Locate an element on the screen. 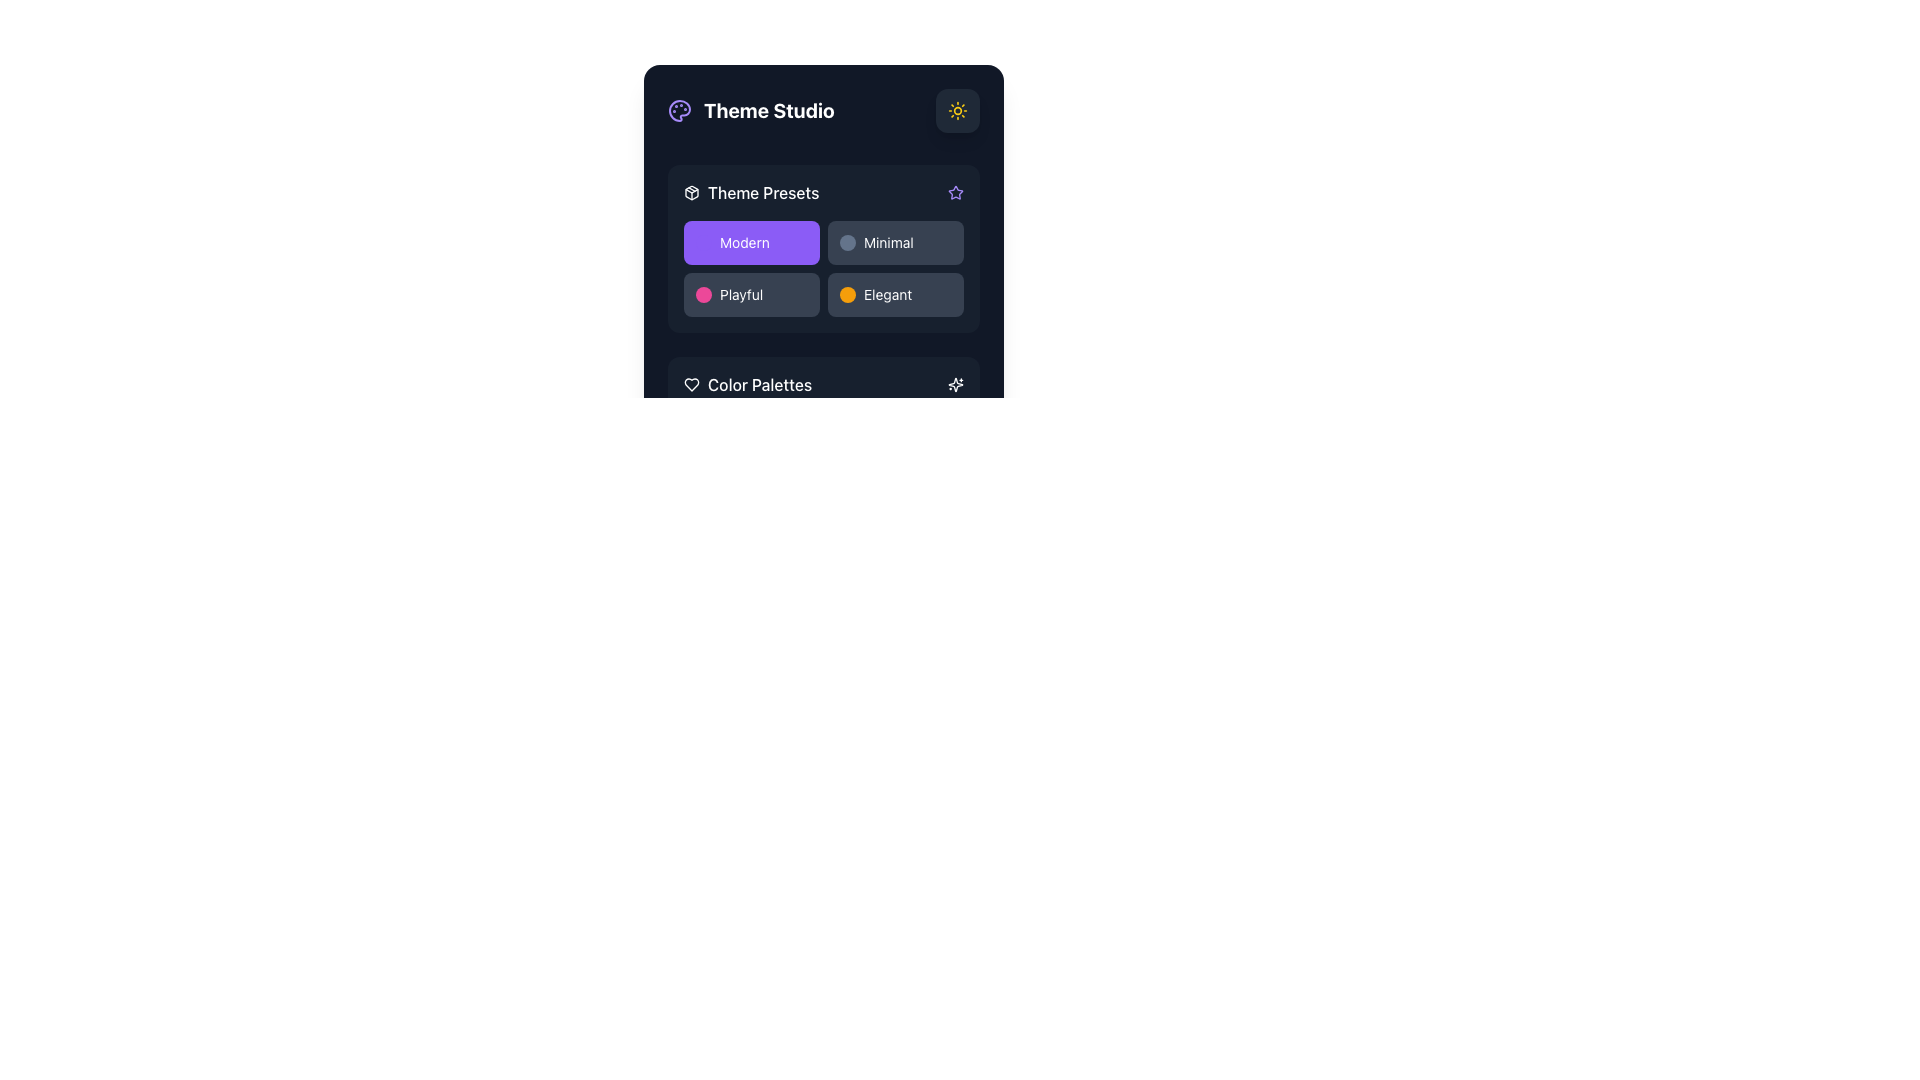 The image size is (1920, 1080). the state of the violet circular indicator located to the left of the 'Modern' label in the 'Theme Presets' section of the 'Theme Studio' interface is located at coordinates (704, 242).